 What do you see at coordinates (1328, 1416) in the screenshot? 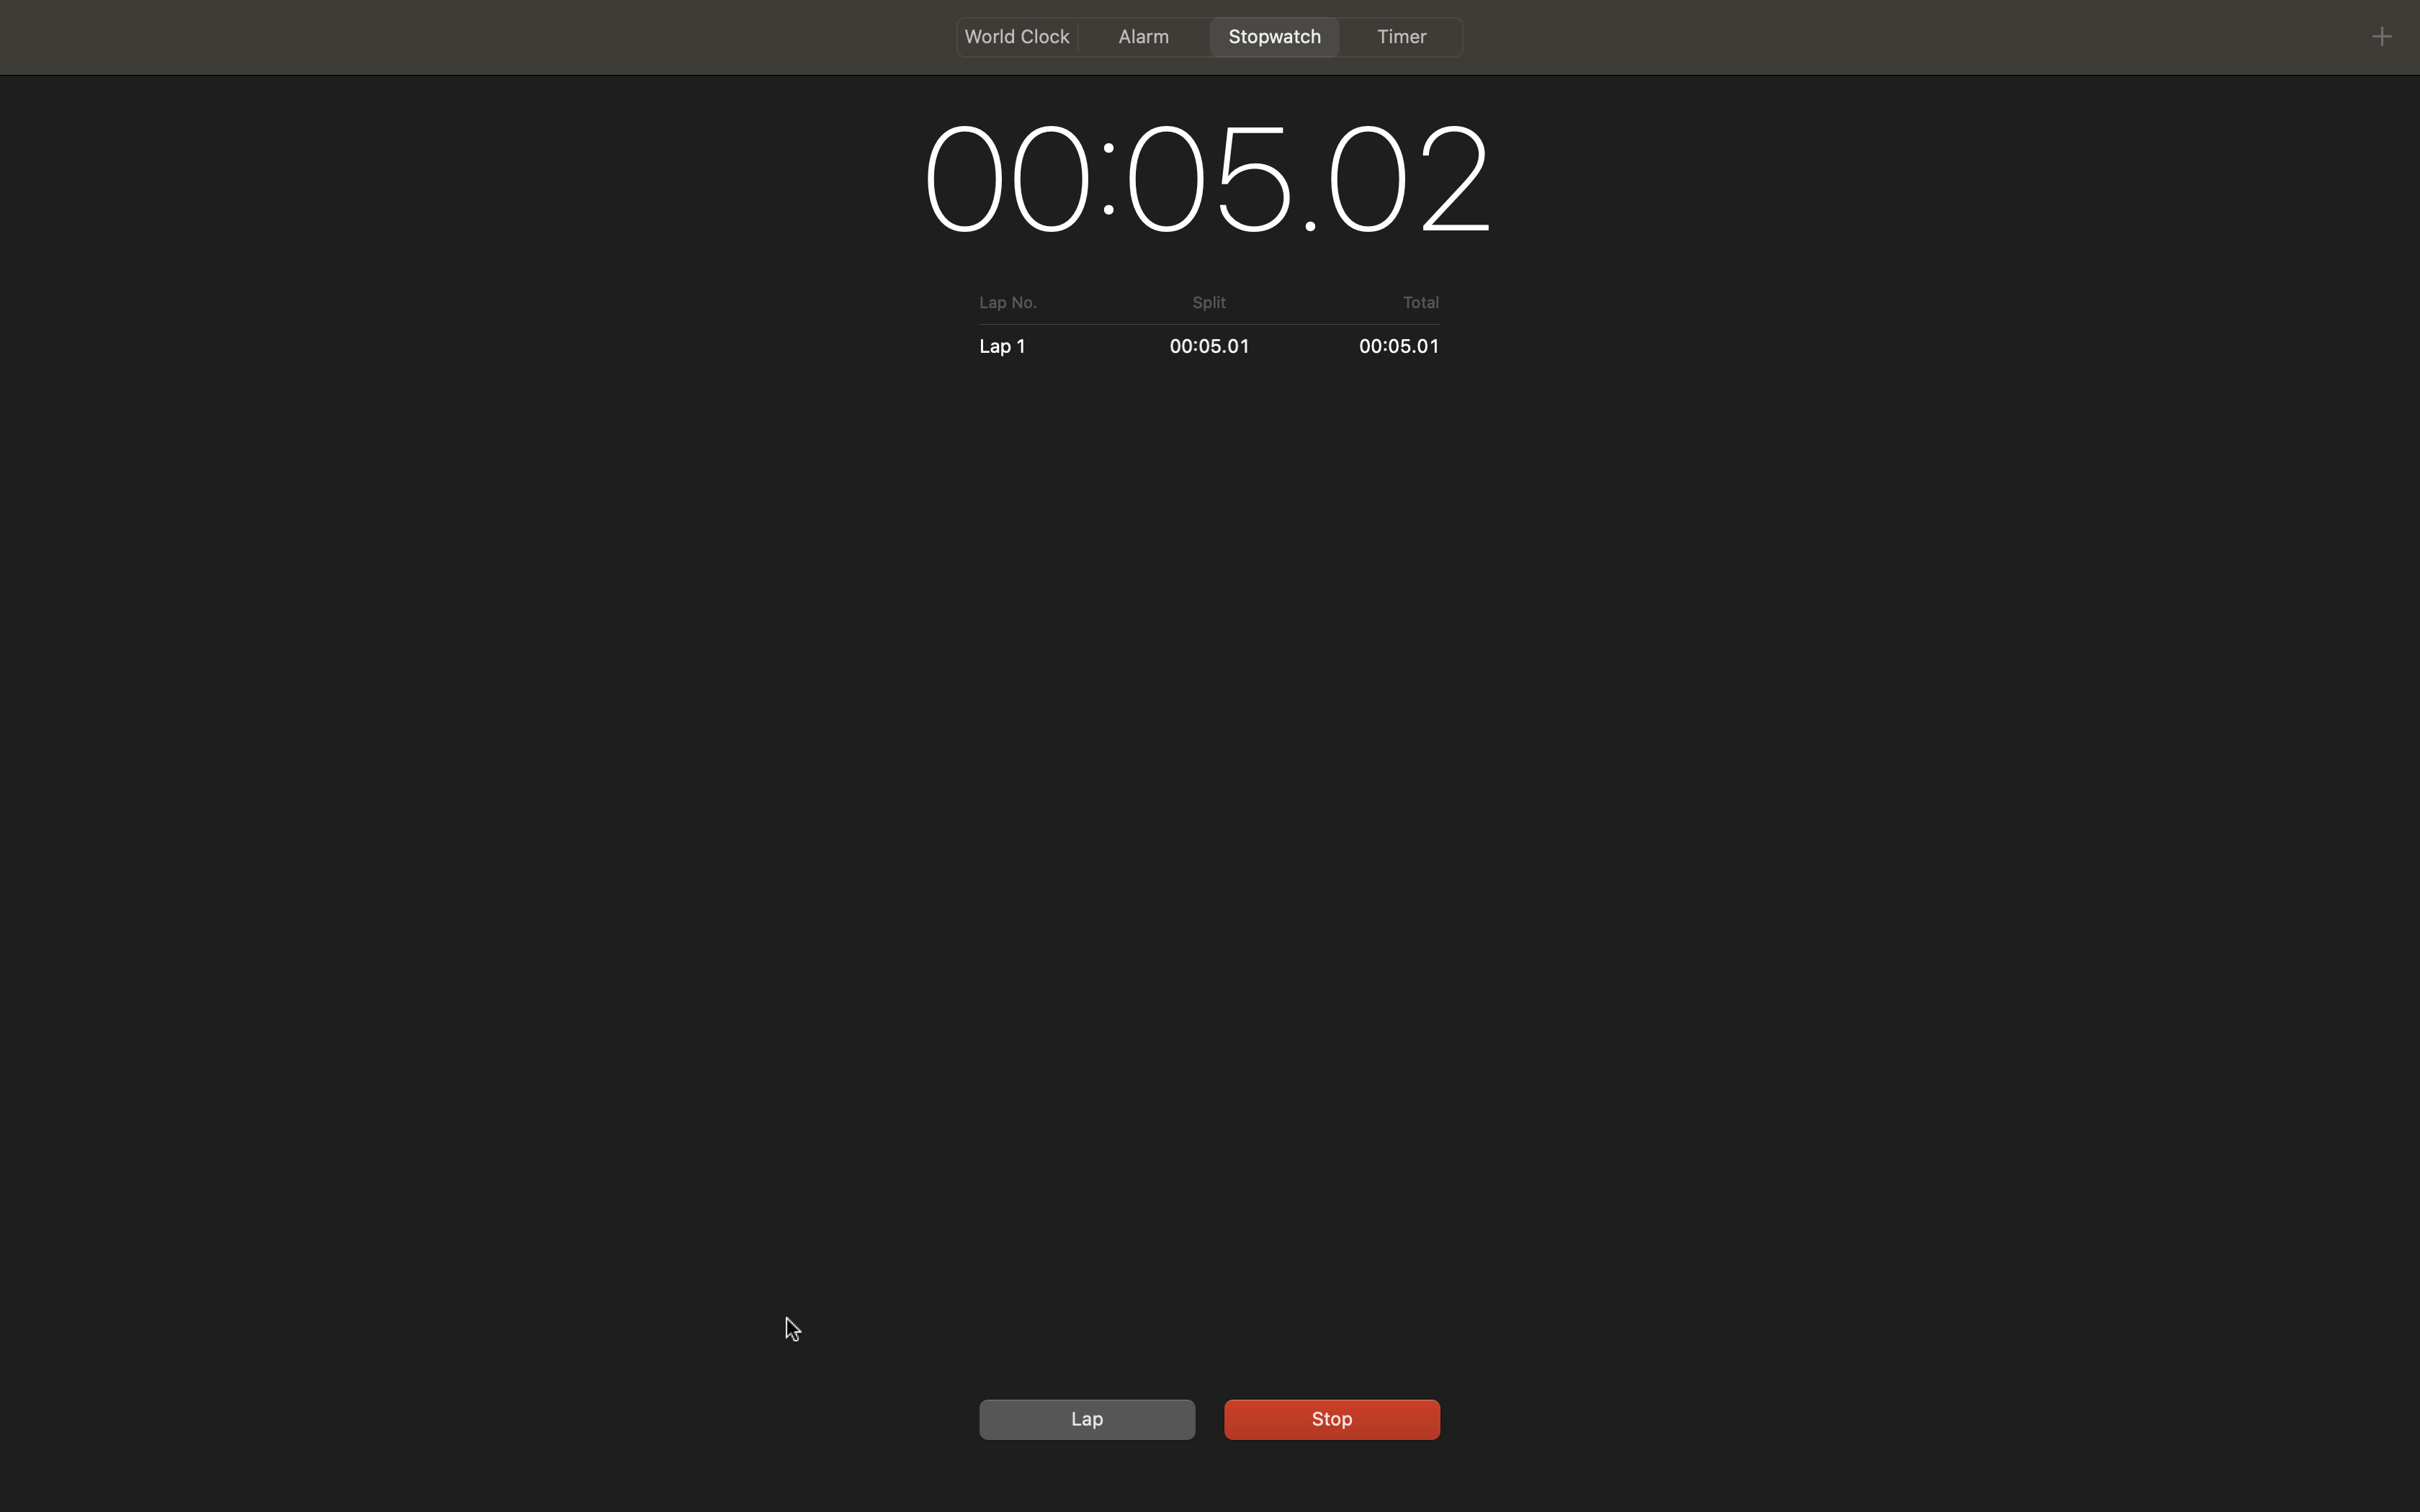
I see `Resume the stopwatch and then record a lap` at bounding box center [1328, 1416].